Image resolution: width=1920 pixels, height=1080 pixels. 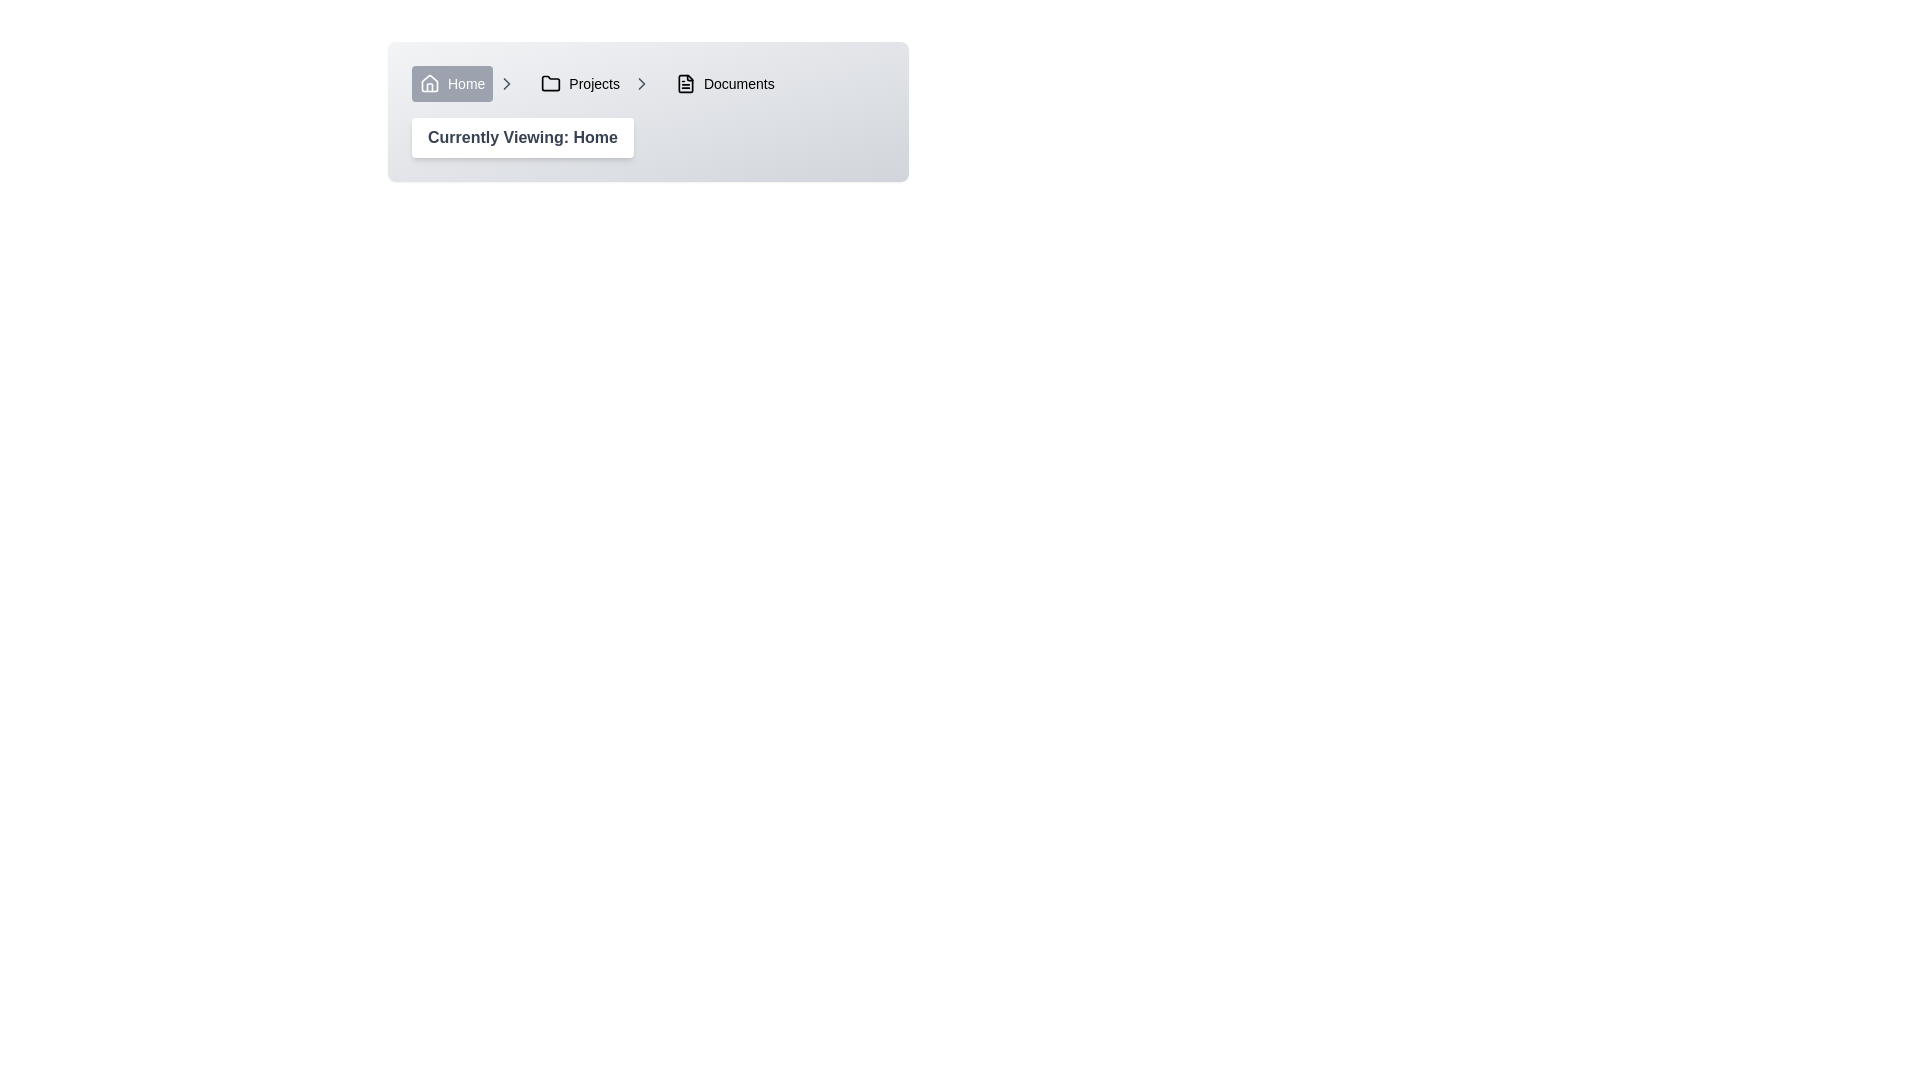 What do you see at coordinates (724, 83) in the screenshot?
I see `the 'Documents' button in the breadcrumb navigation bar` at bounding box center [724, 83].